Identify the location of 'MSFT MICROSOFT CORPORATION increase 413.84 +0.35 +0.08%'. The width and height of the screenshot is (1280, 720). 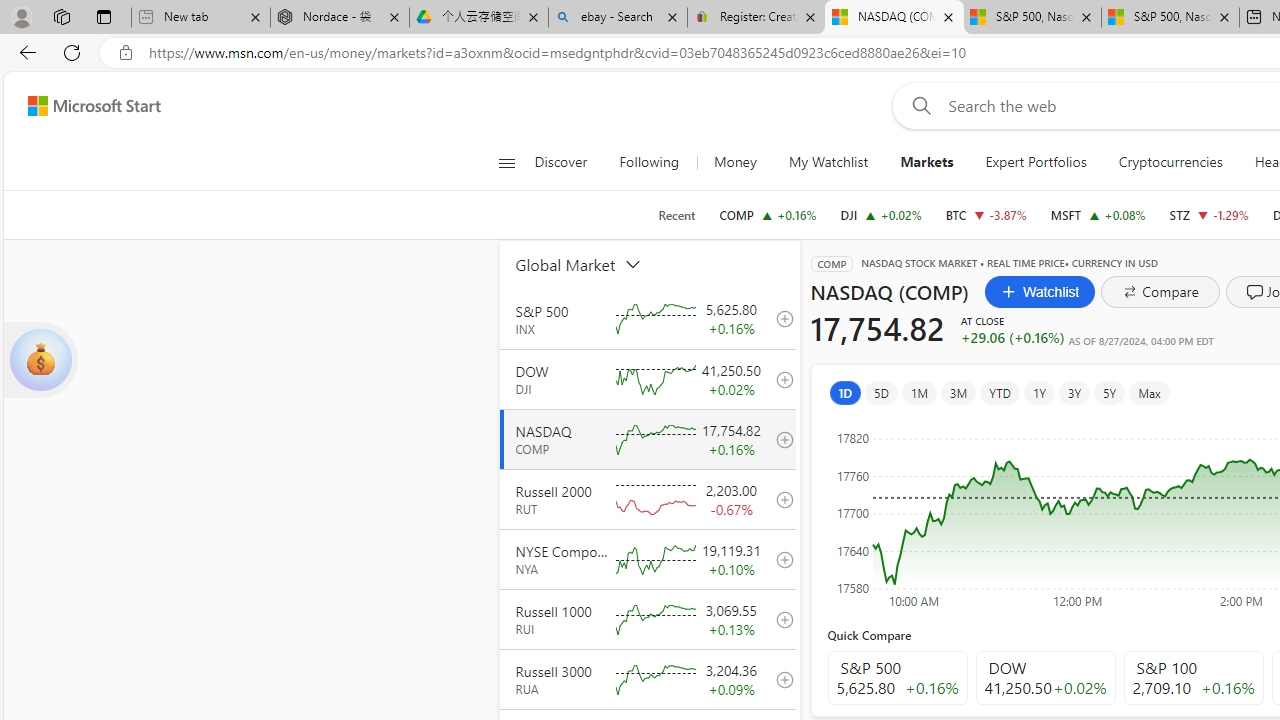
(1097, 214).